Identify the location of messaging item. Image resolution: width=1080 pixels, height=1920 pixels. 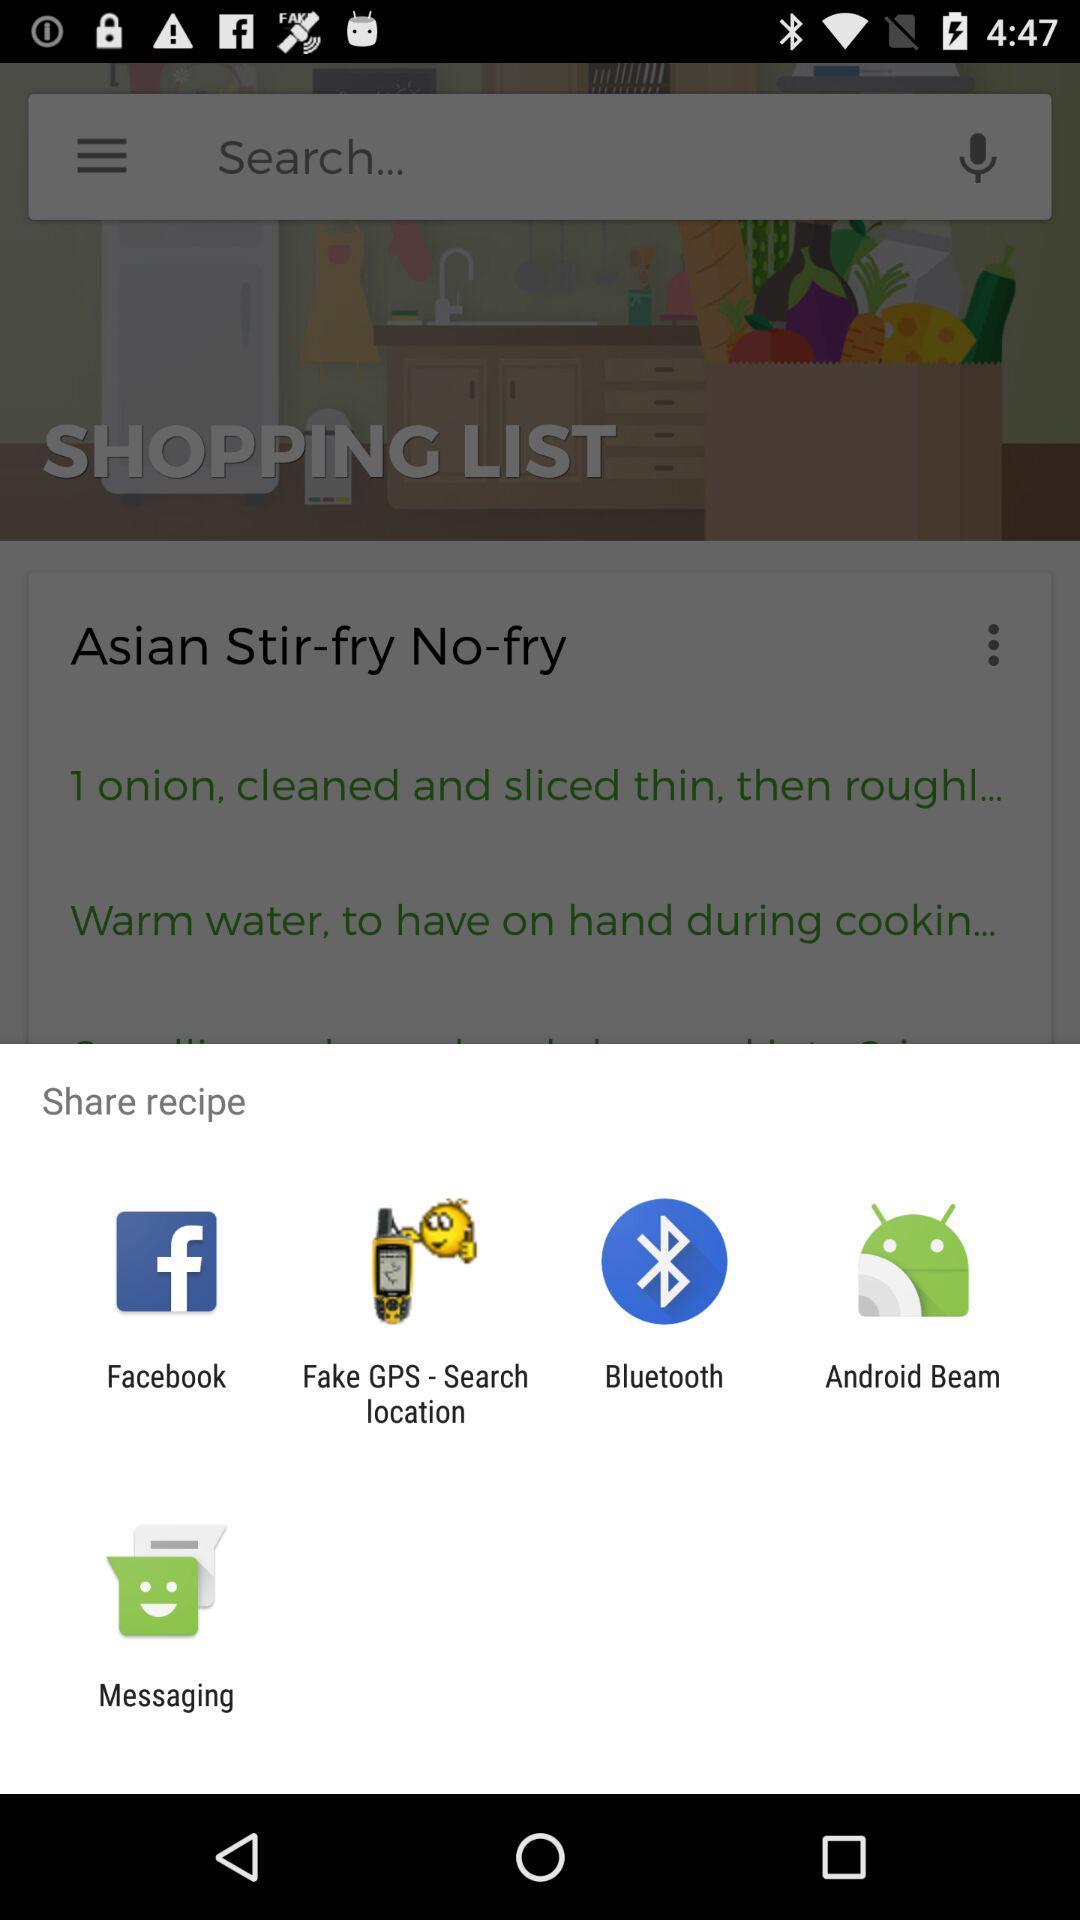
(165, 1711).